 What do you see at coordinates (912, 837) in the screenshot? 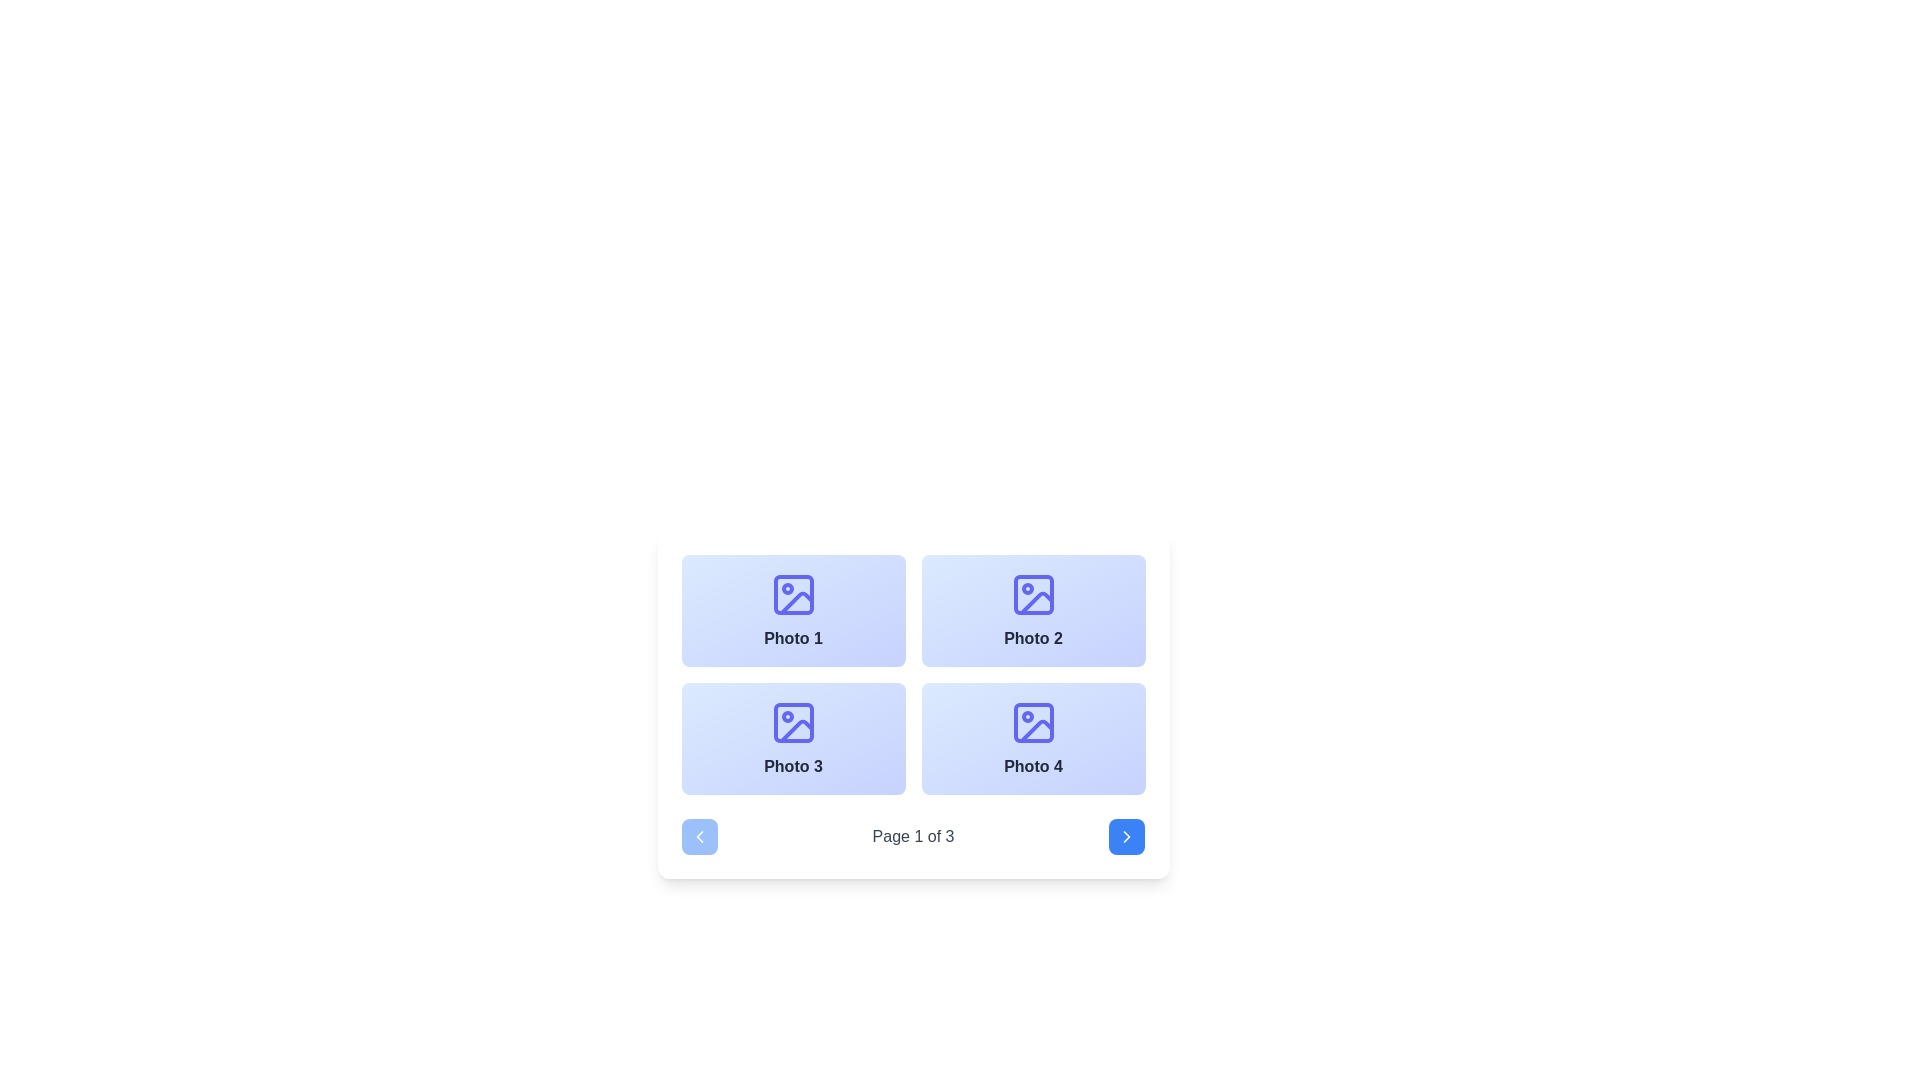
I see `the Text Display that indicates the current page number, positioned centrally between the left and right chevrons` at bounding box center [912, 837].